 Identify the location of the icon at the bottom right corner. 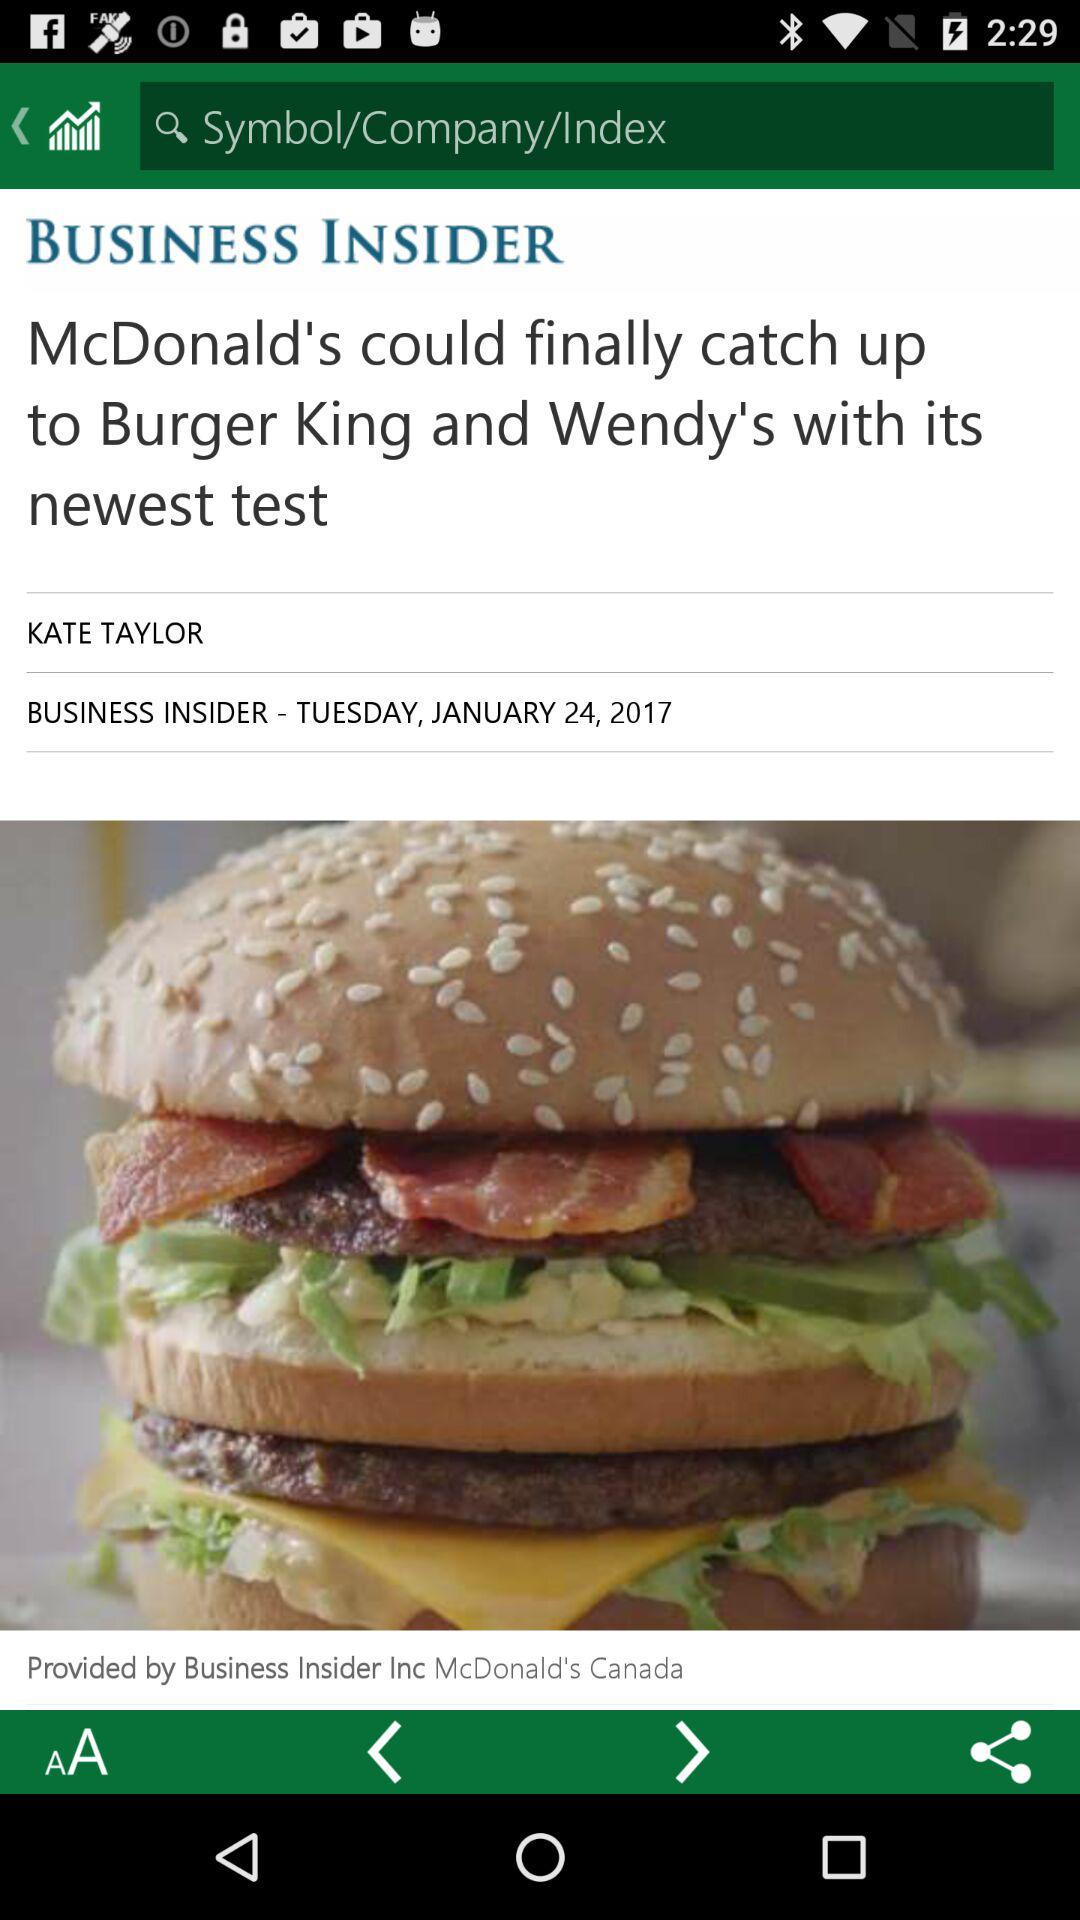
(1001, 1751).